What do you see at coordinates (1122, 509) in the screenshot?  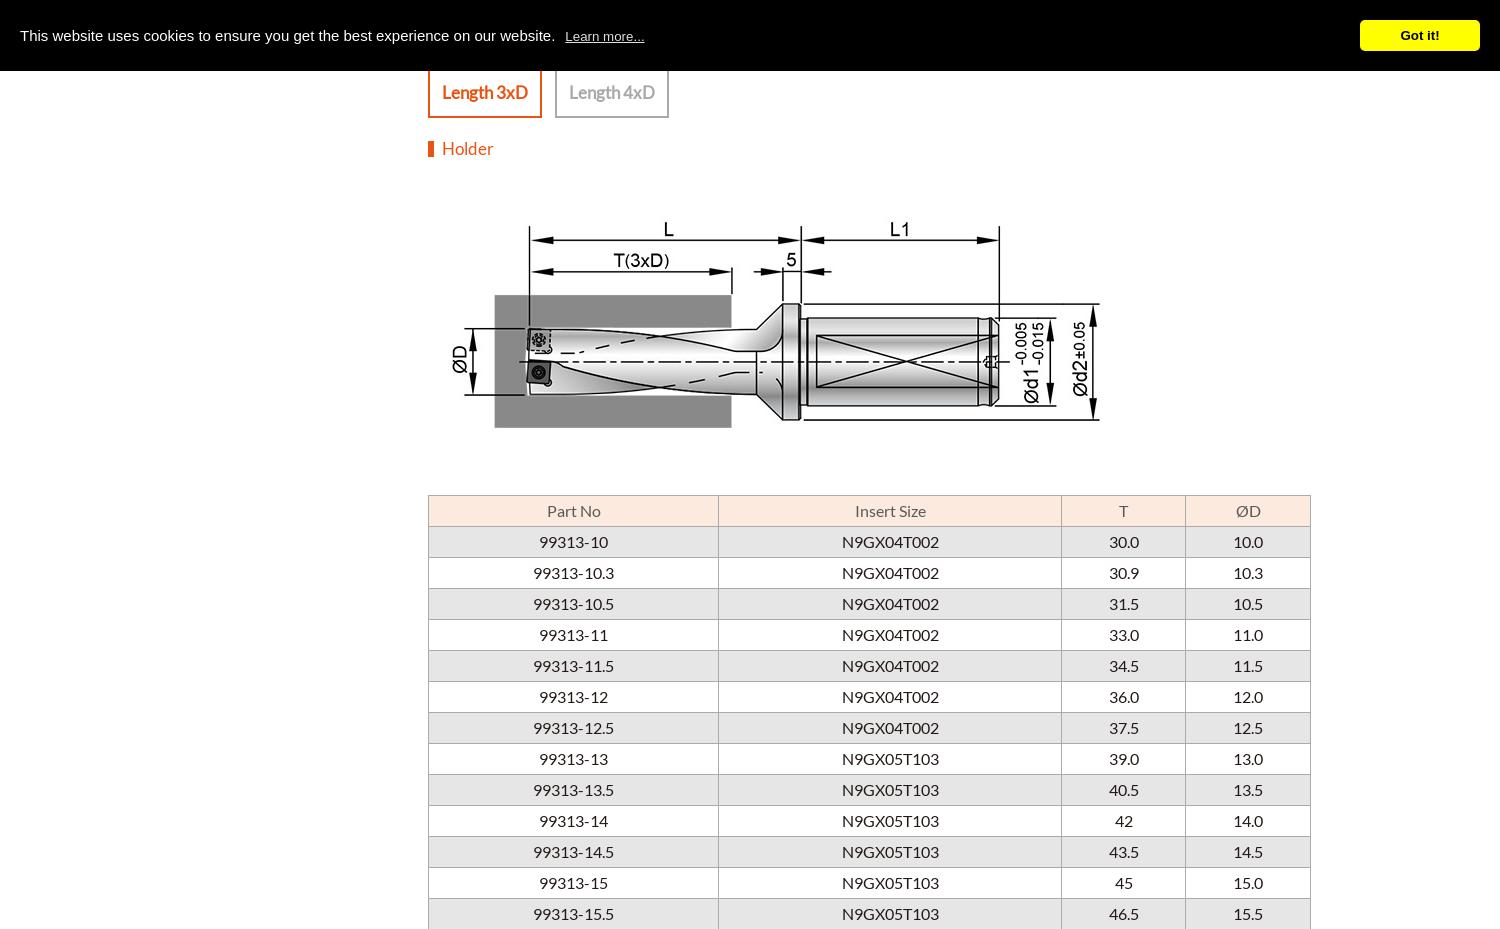 I see `'T'` at bounding box center [1122, 509].